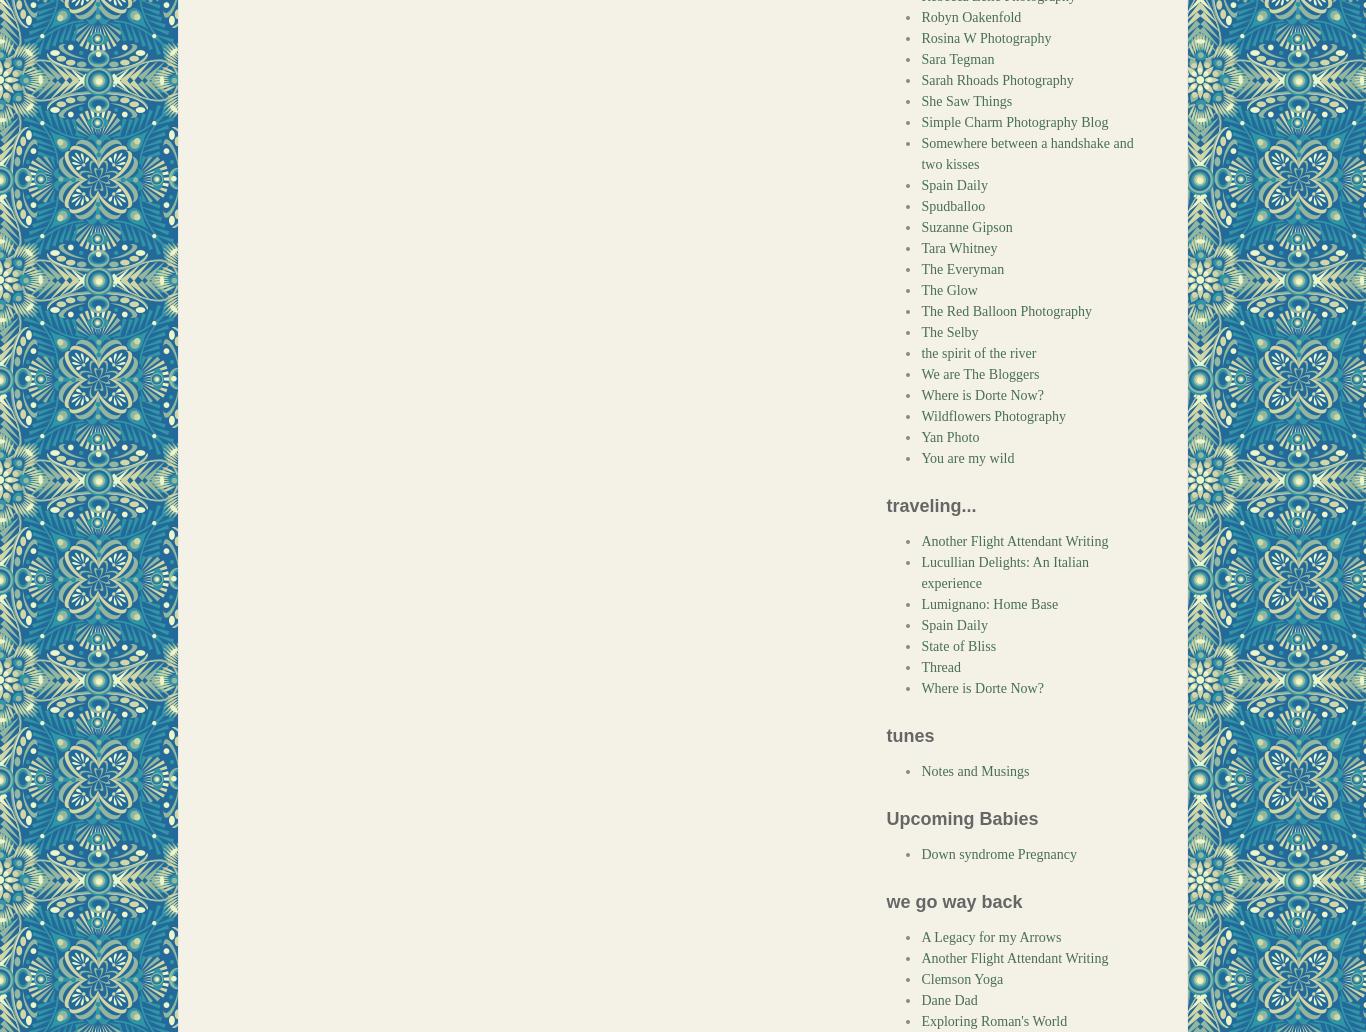 The width and height of the screenshot is (1366, 1032). Describe the element at coordinates (1014, 122) in the screenshot. I see `'Simple Charm Photography Blog'` at that location.